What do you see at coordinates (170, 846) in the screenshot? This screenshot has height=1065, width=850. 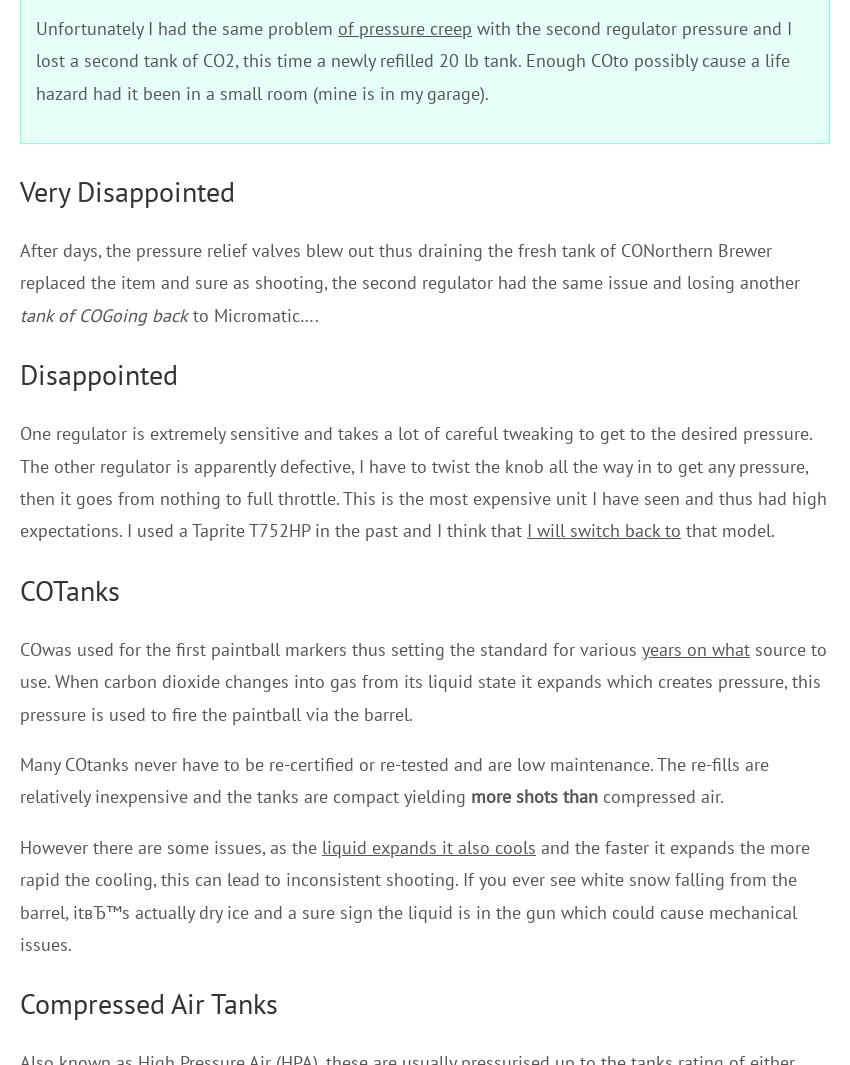 I see `'However there are some issues, as the'` at bounding box center [170, 846].